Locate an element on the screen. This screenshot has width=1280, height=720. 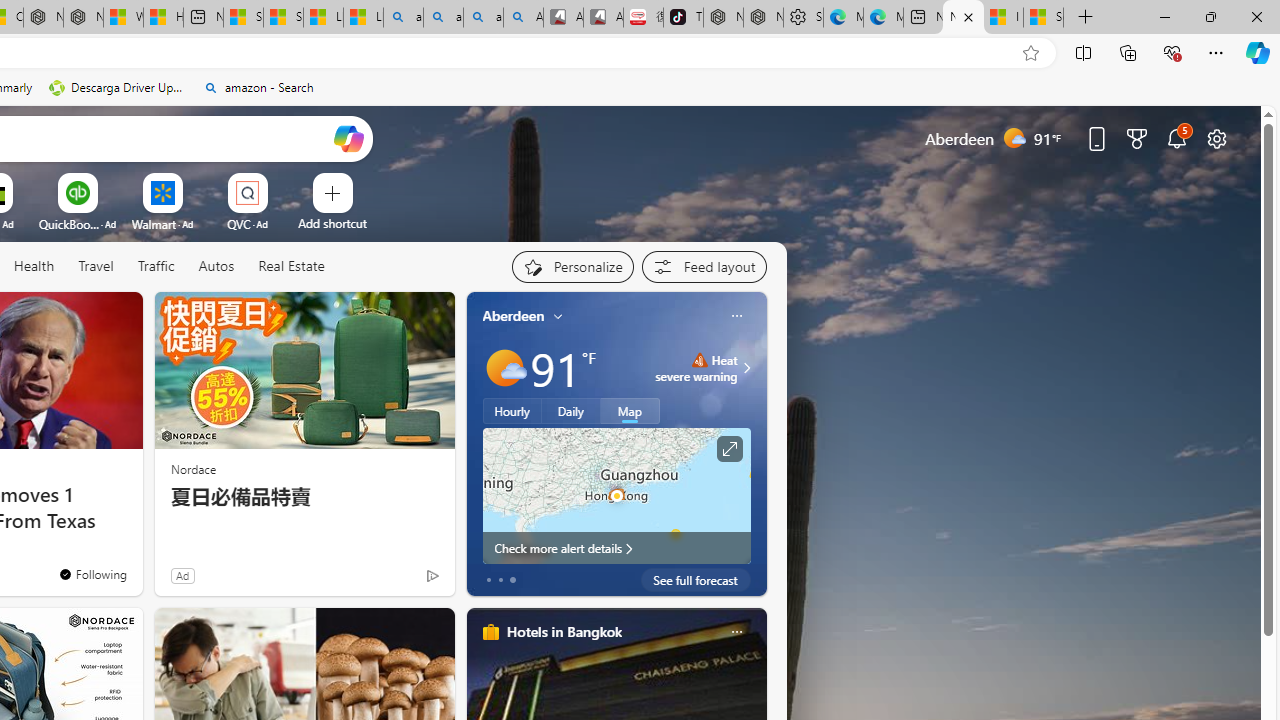
'Health' is located at coordinates (33, 266).